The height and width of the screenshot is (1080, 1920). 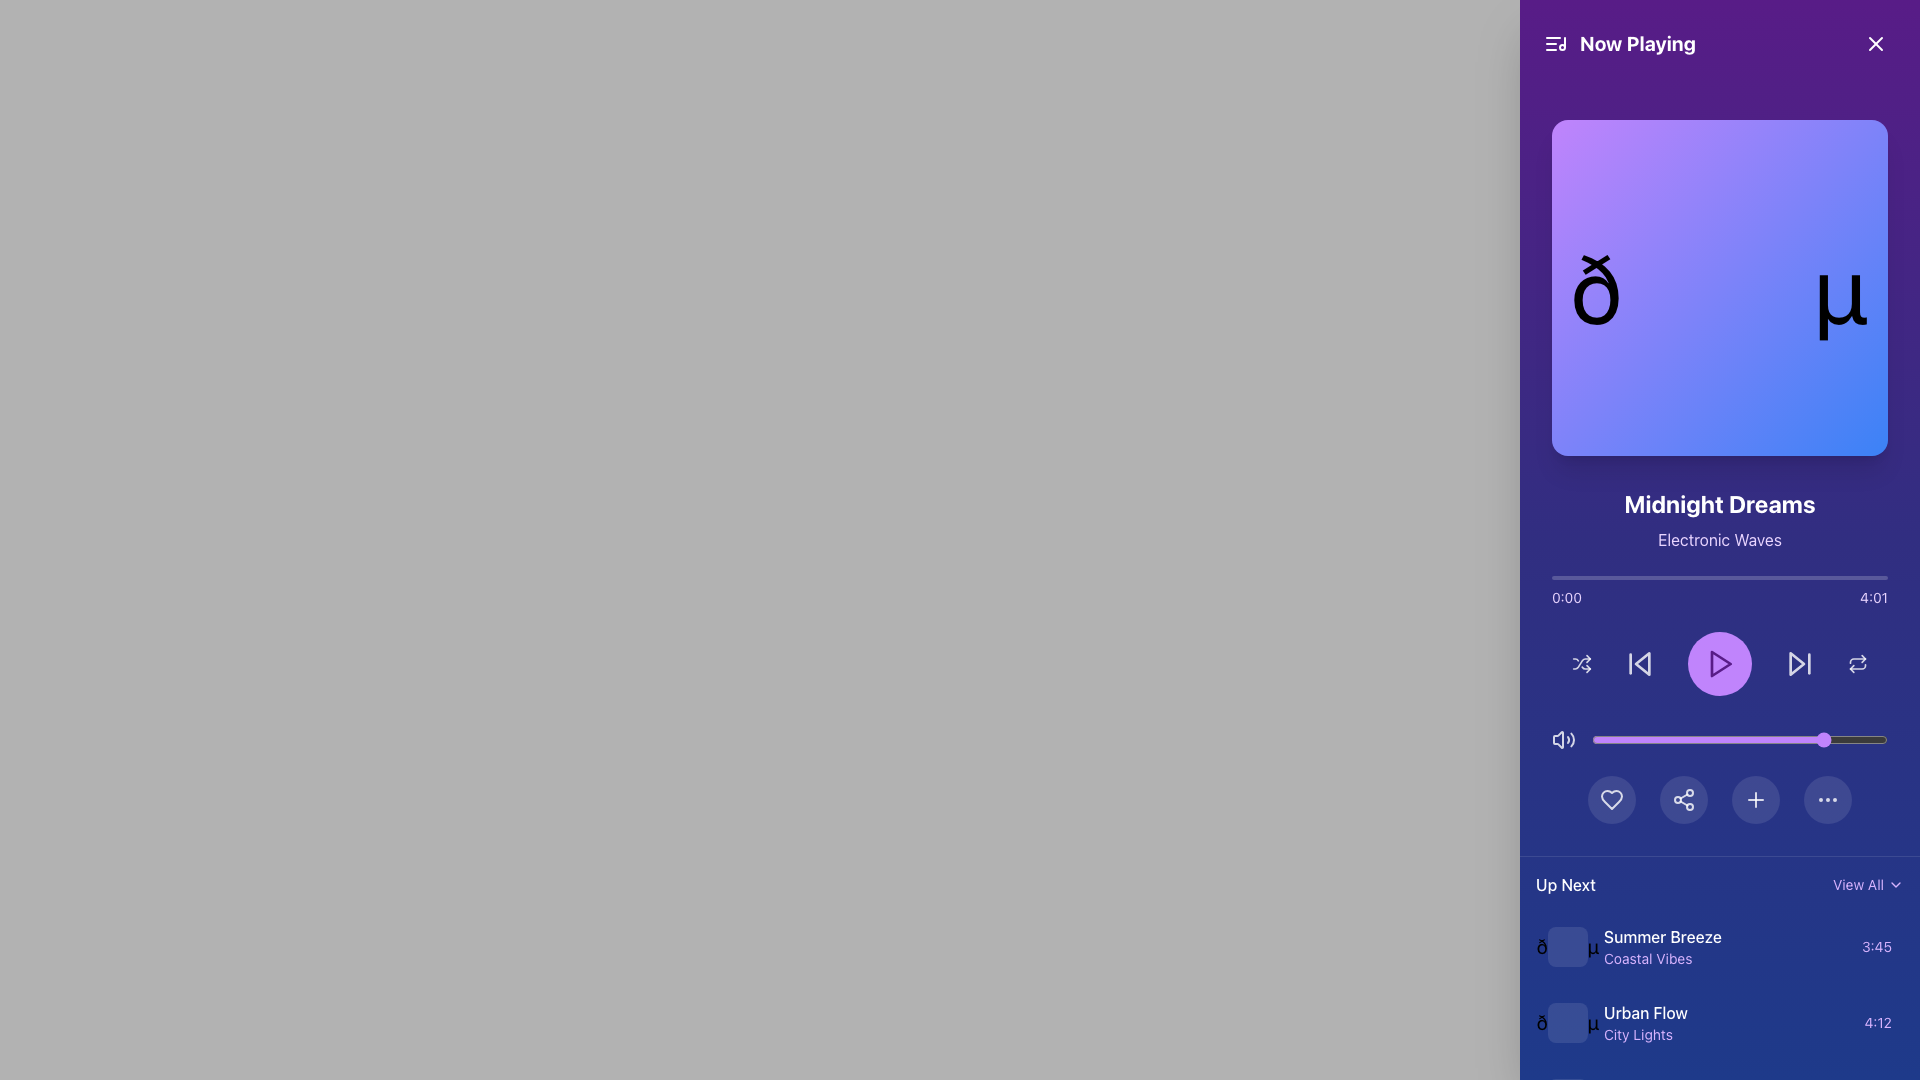 I want to click on text labeled 'Now Playing' which is styled in bold white font on a purple background, located at the top-left corner of the right panel header adjacent to a musical note icon, so click(x=1619, y=43).